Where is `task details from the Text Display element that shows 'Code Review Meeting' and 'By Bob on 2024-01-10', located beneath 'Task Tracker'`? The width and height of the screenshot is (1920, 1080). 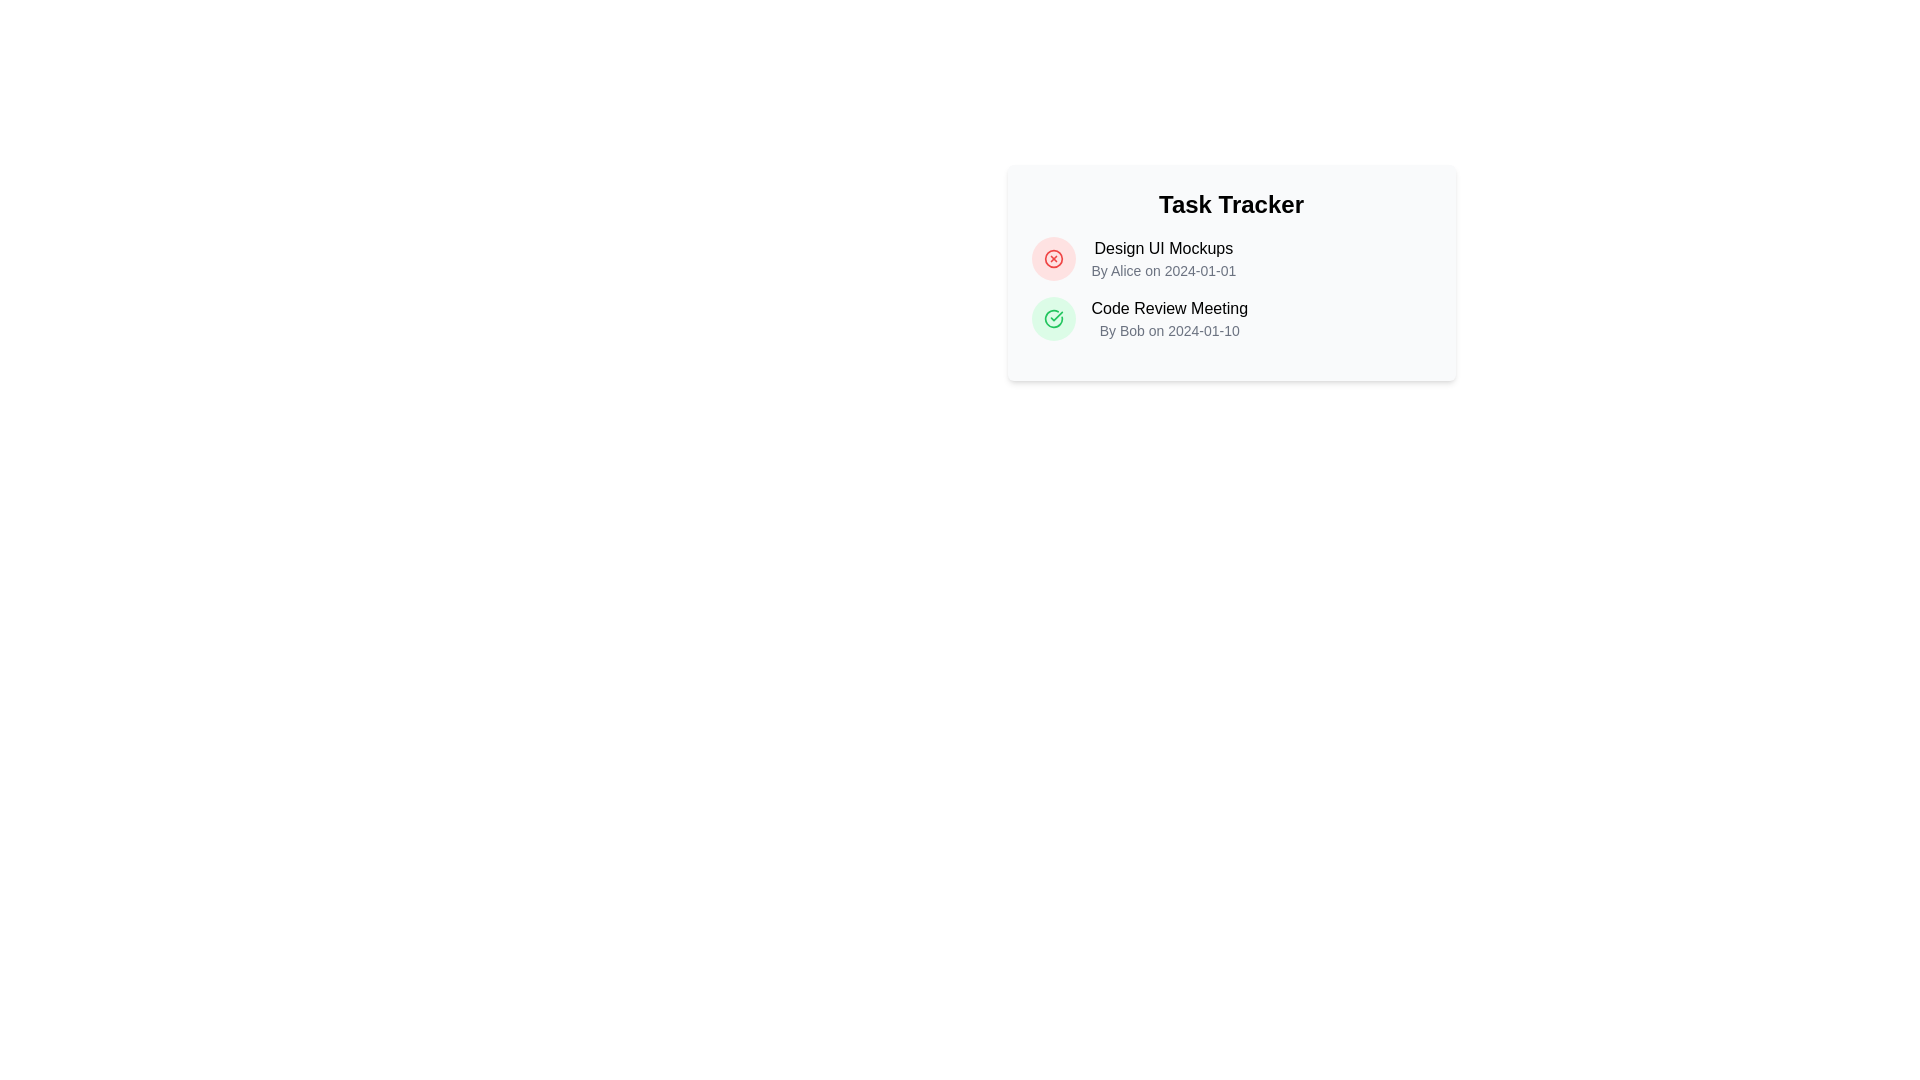 task details from the Text Display element that shows 'Code Review Meeting' and 'By Bob on 2024-01-10', located beneath 'Task Tracker' is located at coordinates (1169, 318).